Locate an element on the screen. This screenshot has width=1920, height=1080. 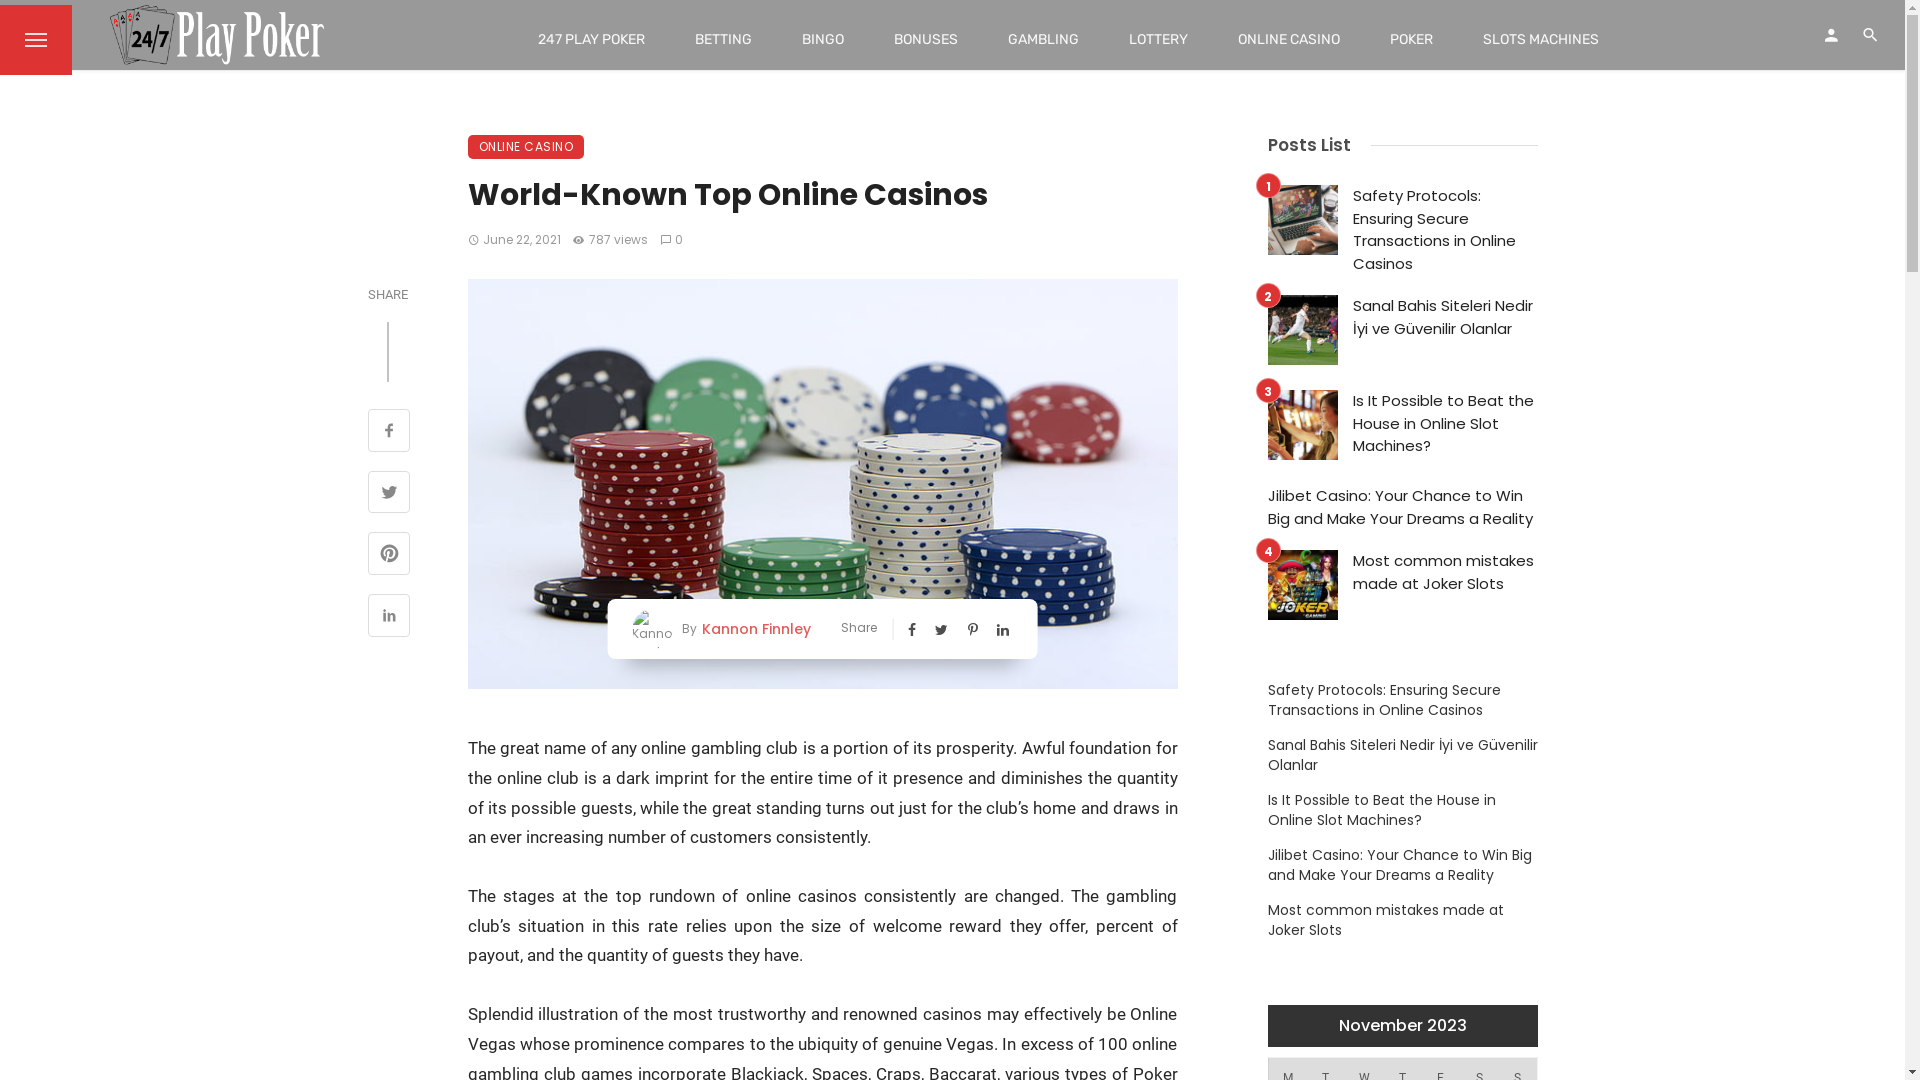
'BINGO' is located at coordinates (776, 39).